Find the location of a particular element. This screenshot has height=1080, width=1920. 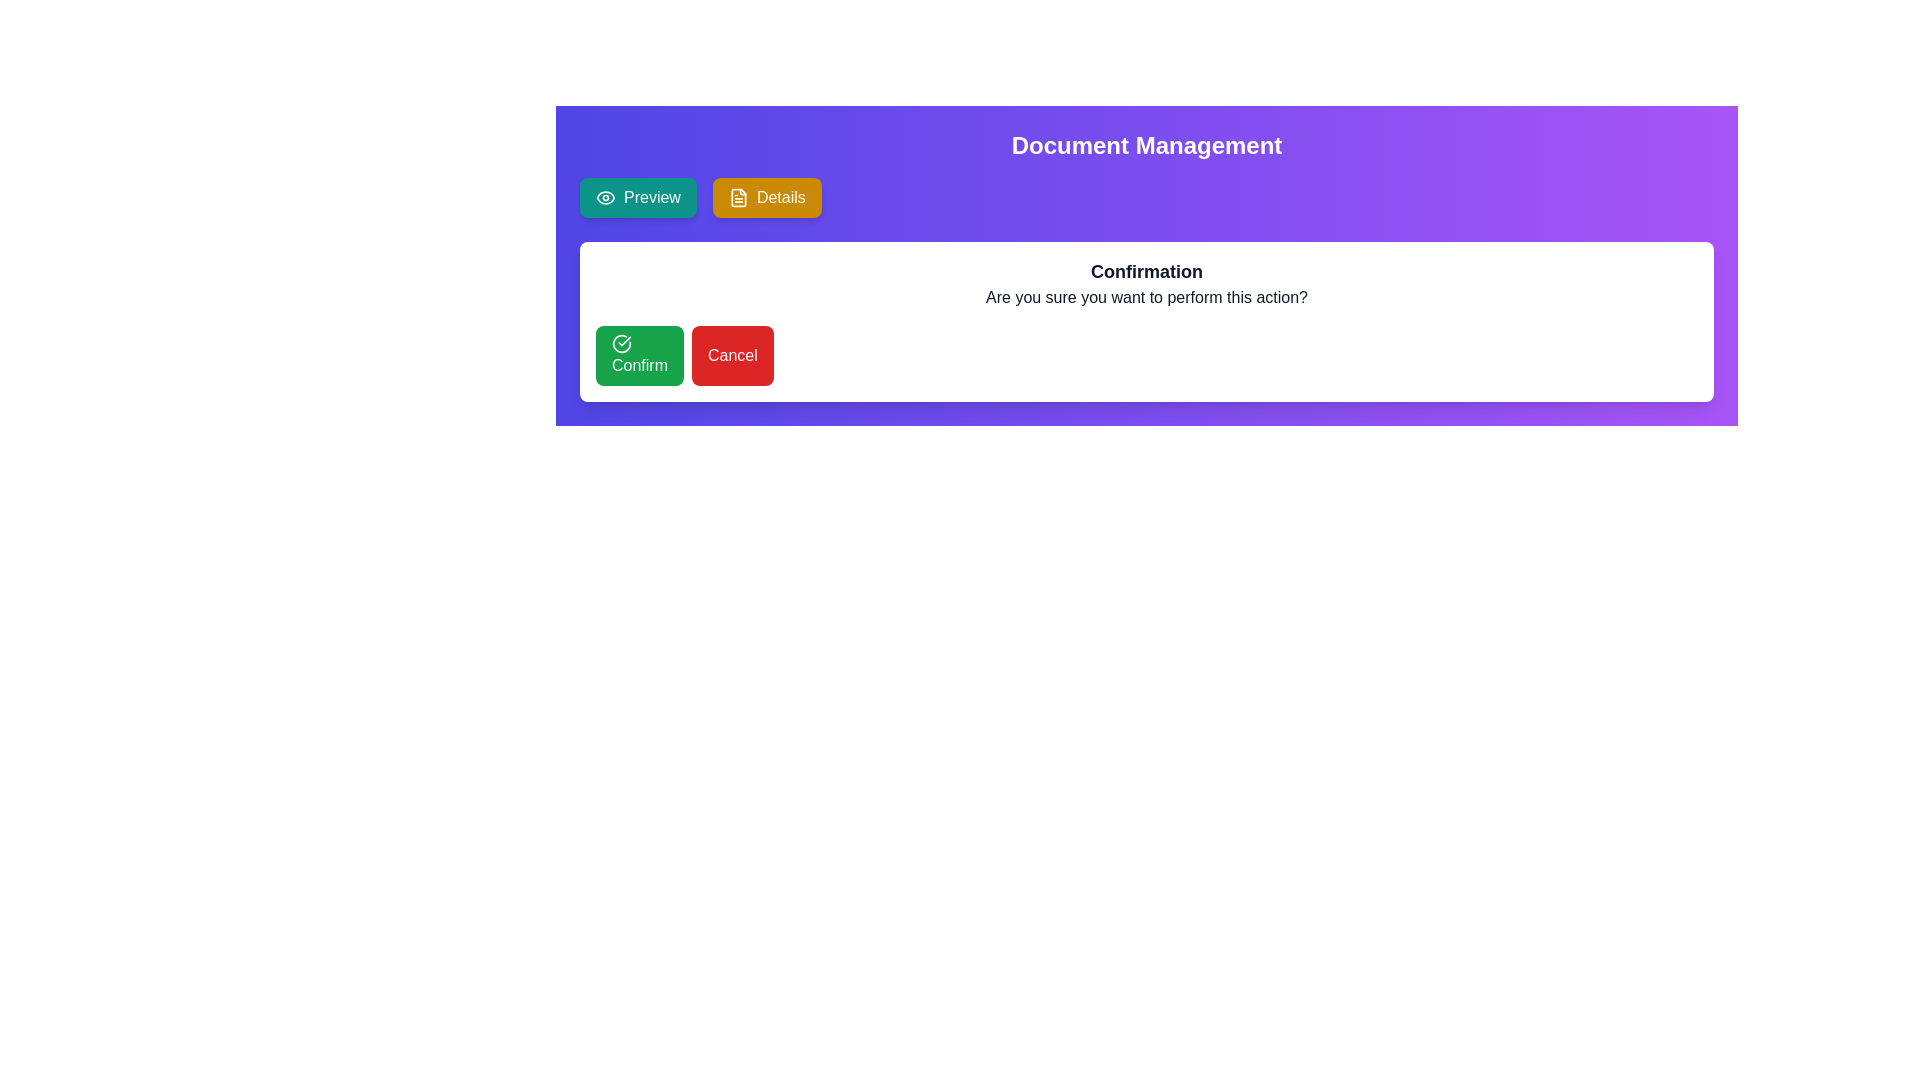

the confirmation icon located to the left of the text label within the 'Confirm' button is located at coordinates (621, 342).